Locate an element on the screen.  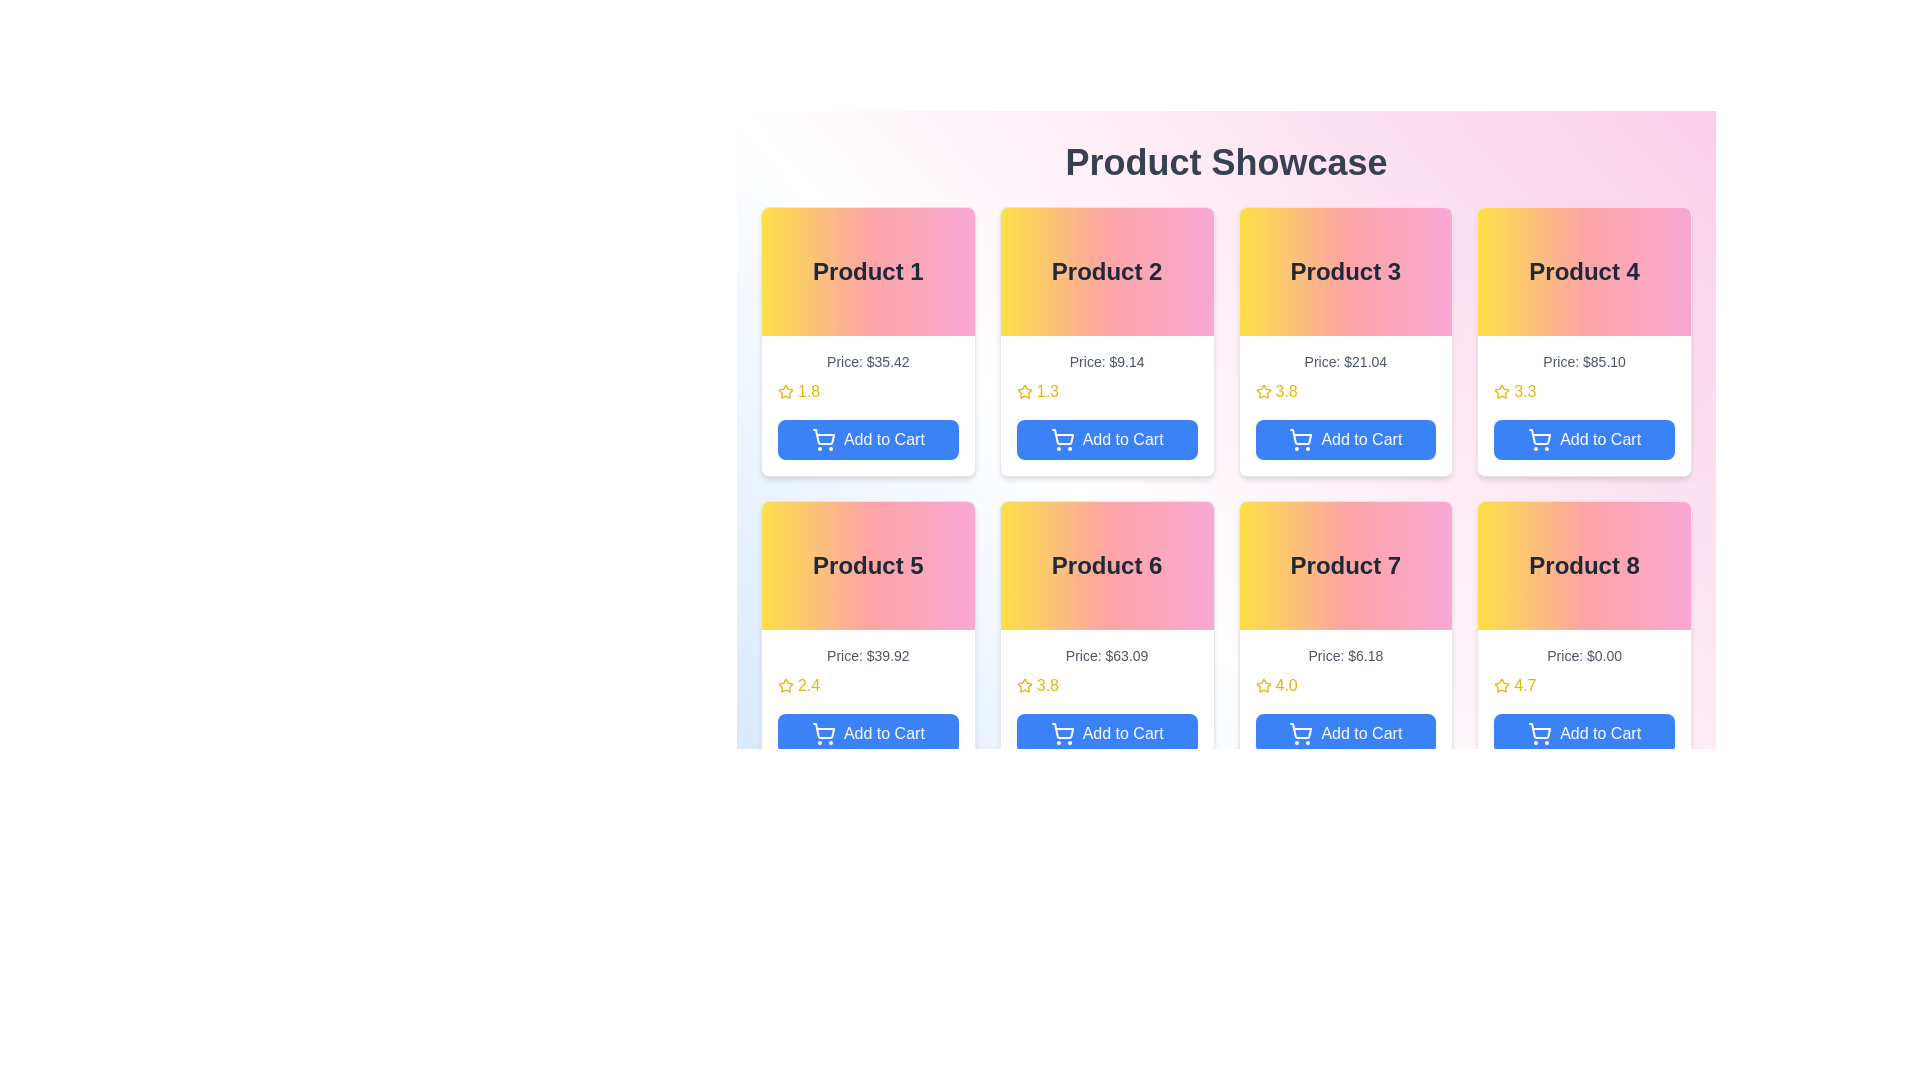
the shopping cart icon inside the 'Add to Cart' button for 'Product 6' located in the second row, fourth column is located at coordinates (1061, 731).